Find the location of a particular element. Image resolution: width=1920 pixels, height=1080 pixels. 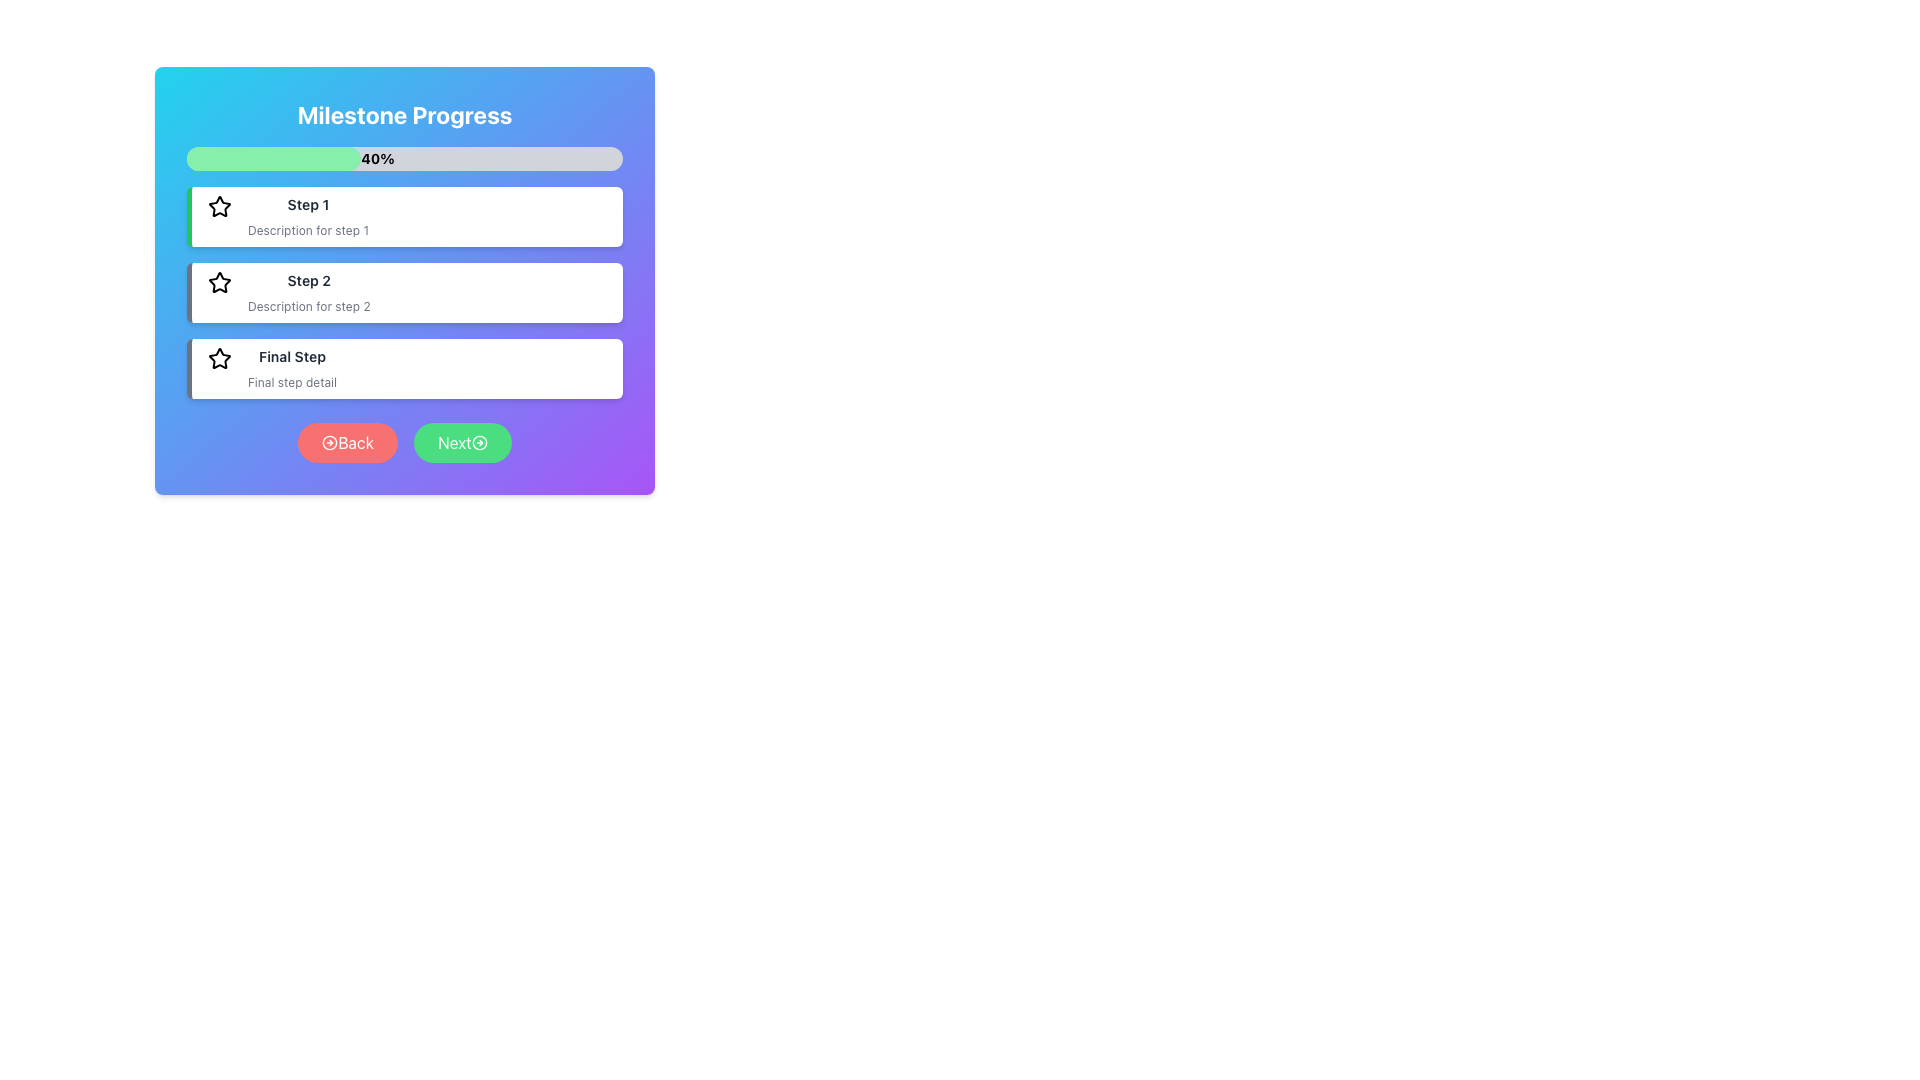

the 'Step 1' text label which is styled with a small bold font and dark gray color, located in the first section of a vertical list of steps is located at coordinates (307, 204).